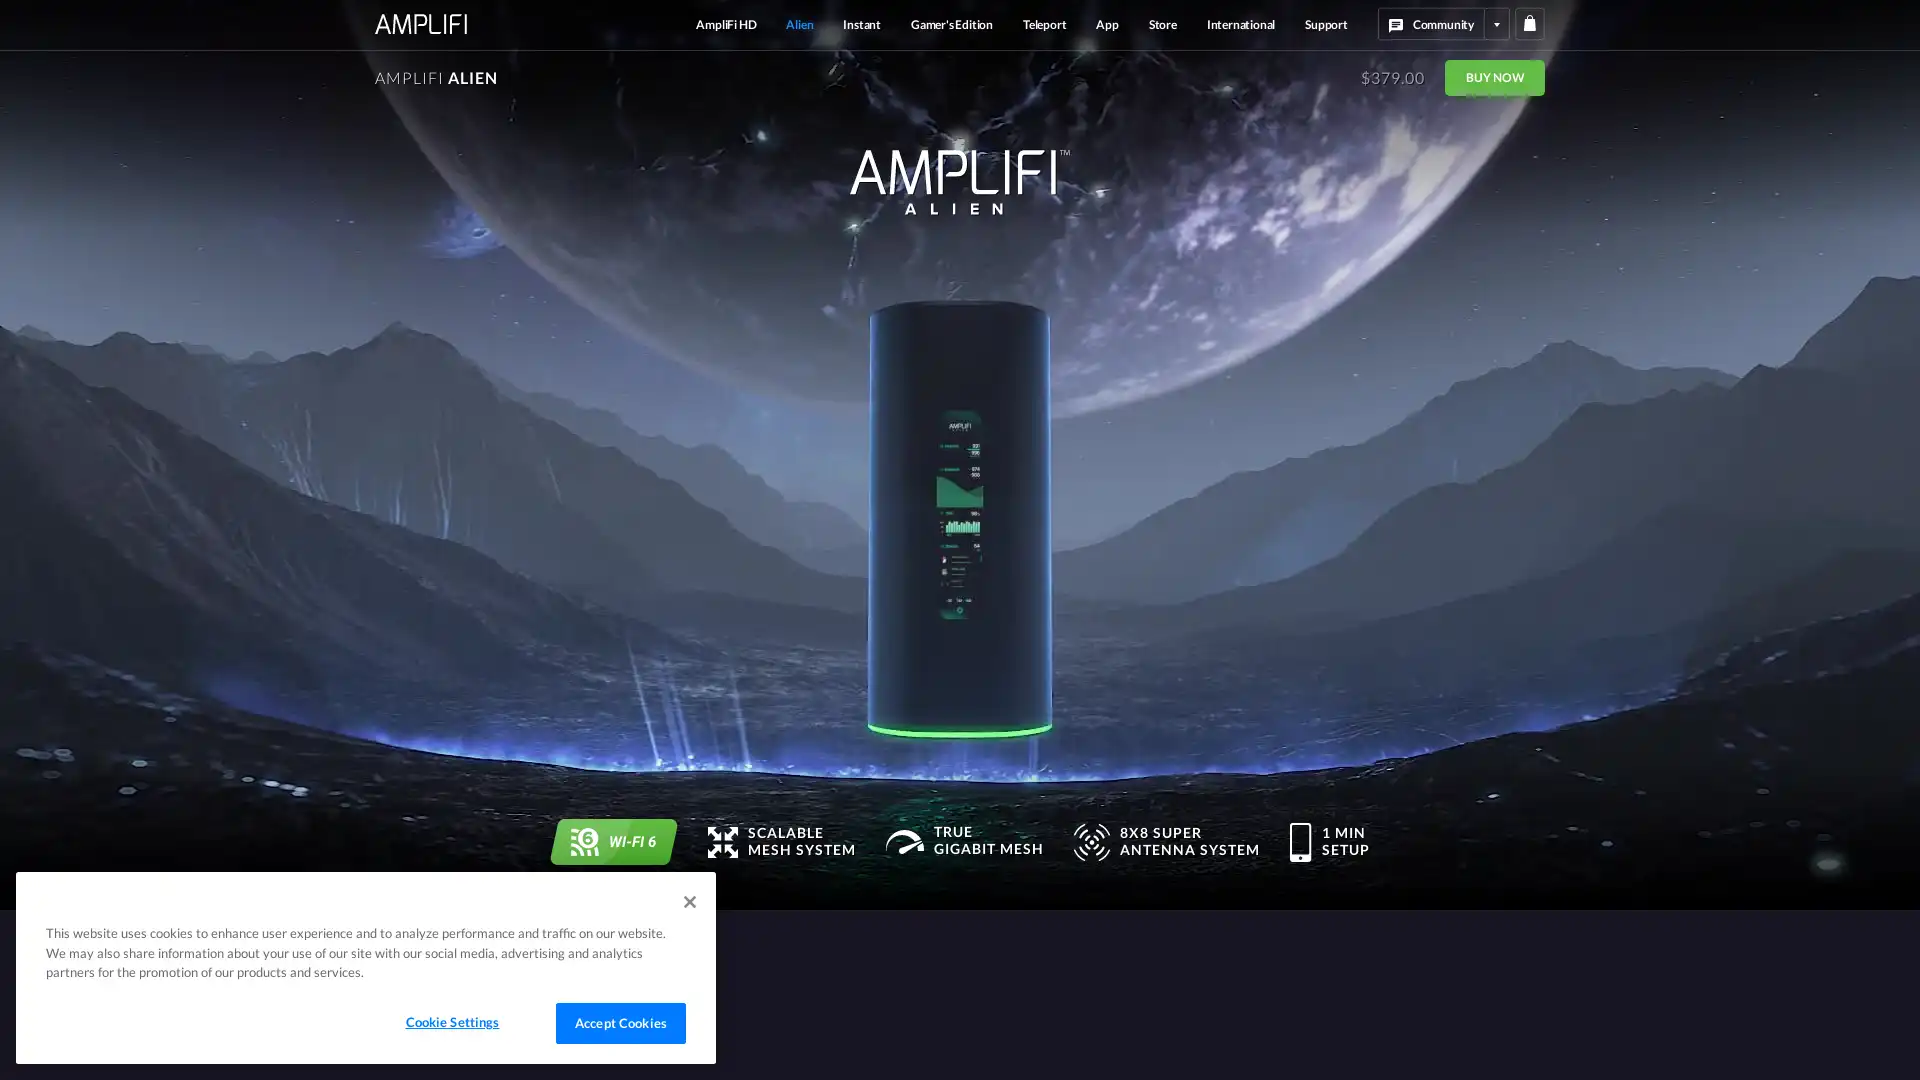 The width and height of the screenshot is (1920, 1080). Describe the element at coordinates (690, 901) in the screenshot. I see `Close` at that location.